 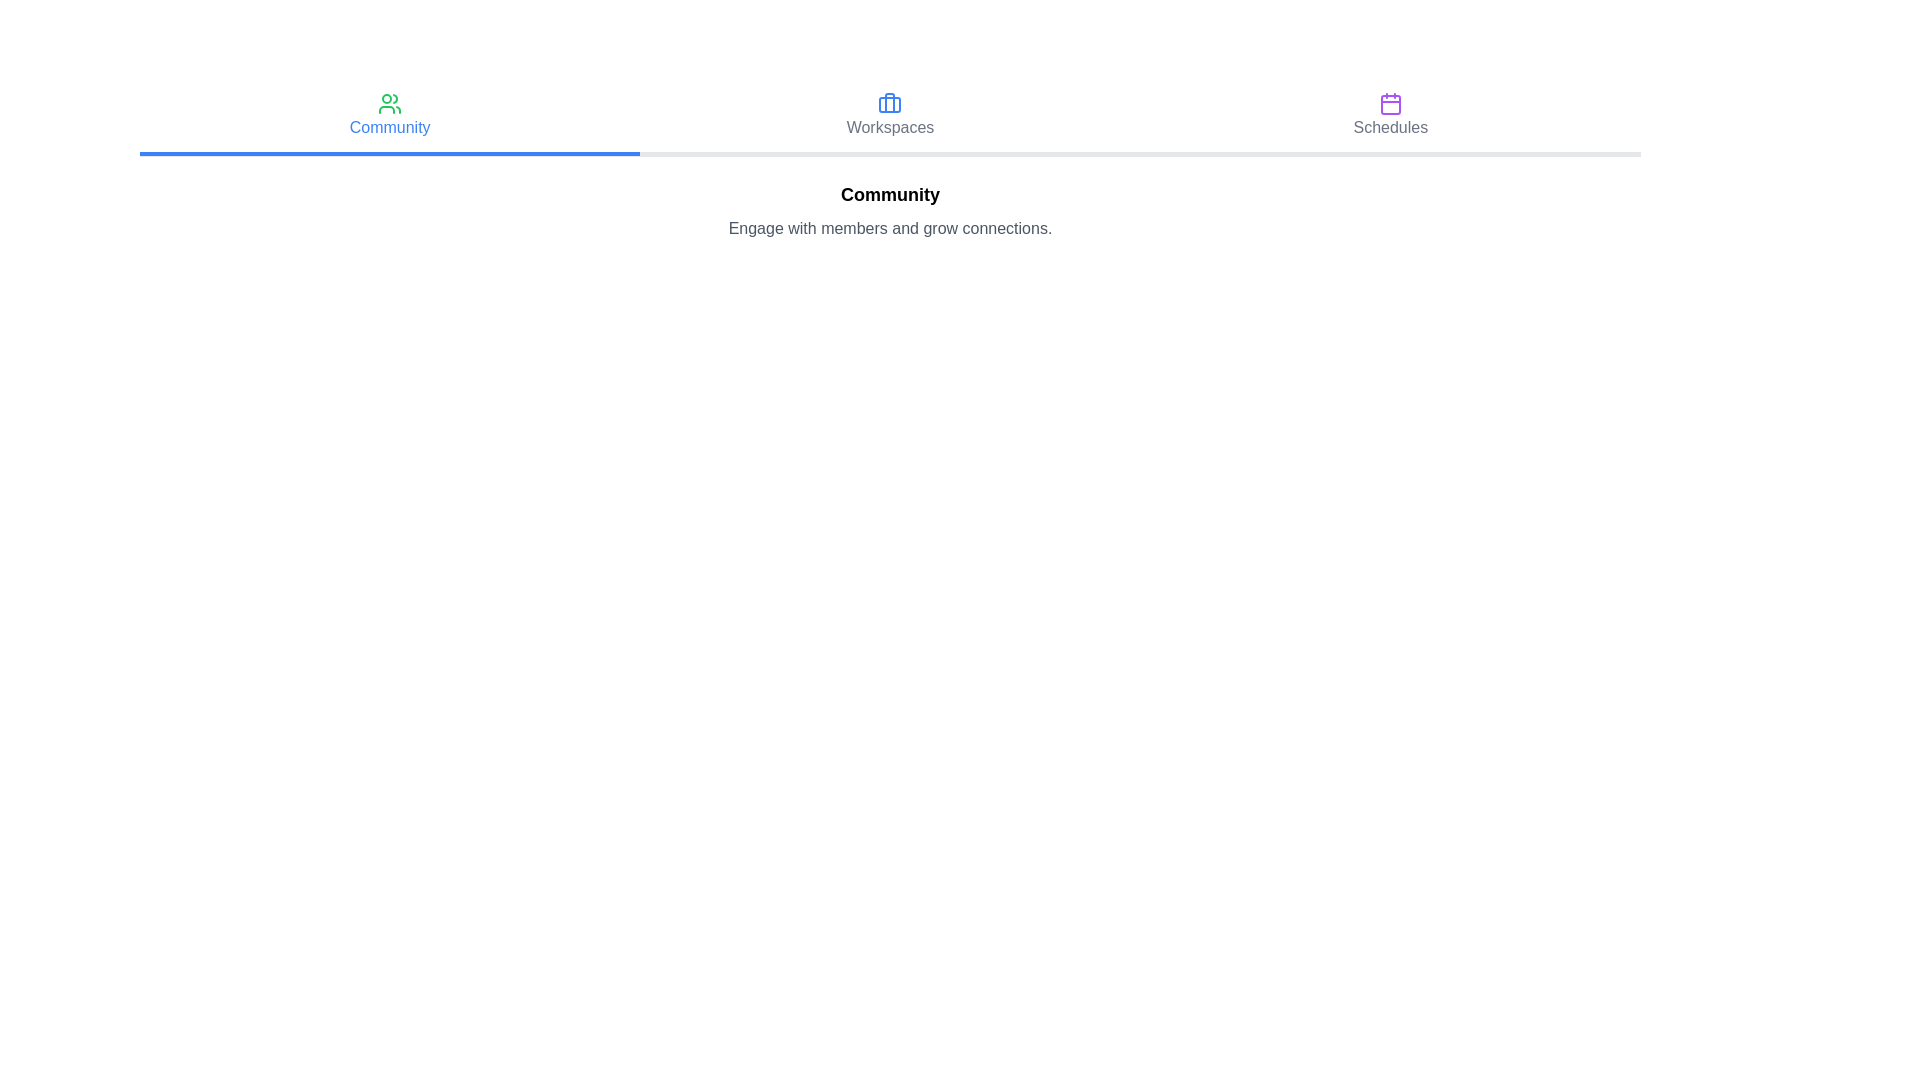 What do you see at coordinates (889, 118) in the screenshot?
I see `the tab labeled Workspaces to switch to the corresponding content` at bounding box center [889, 118].